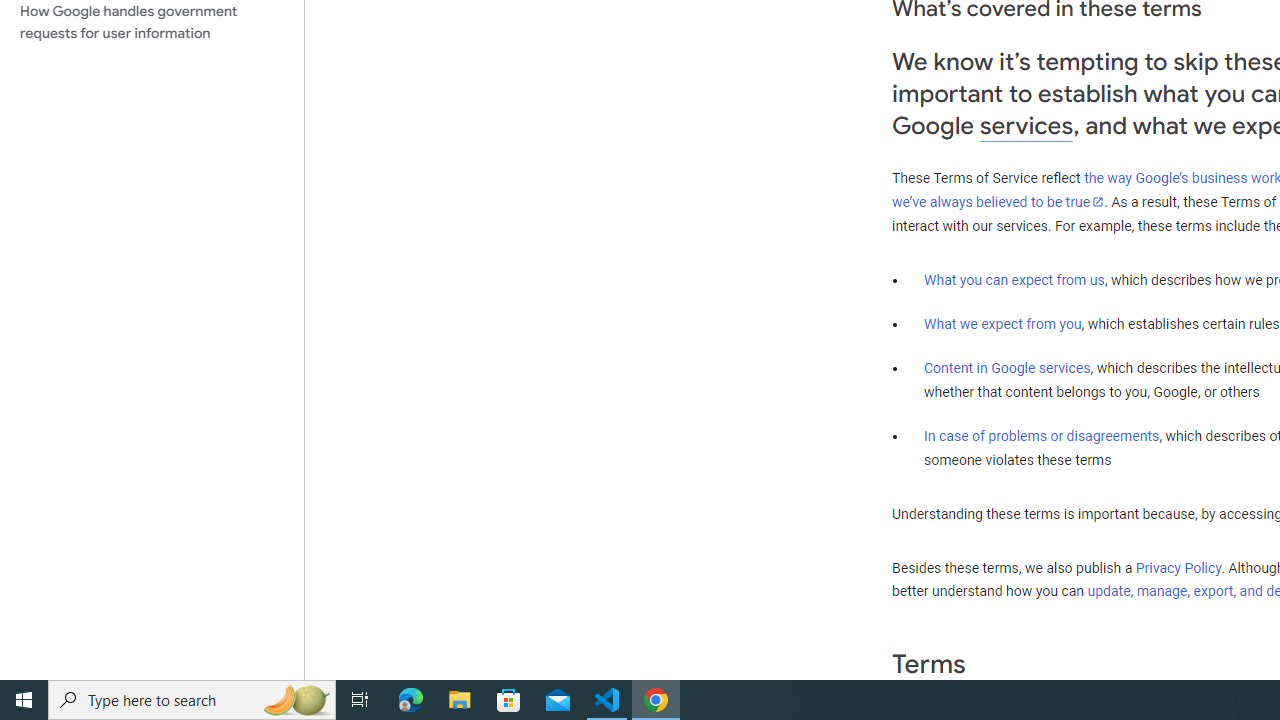 This screenshot has height=720, width=1280. What do you see at coordinates (1007, 368) in the screenshot?
I see `'Content in Google services'` at bounding box center [1007, 368].